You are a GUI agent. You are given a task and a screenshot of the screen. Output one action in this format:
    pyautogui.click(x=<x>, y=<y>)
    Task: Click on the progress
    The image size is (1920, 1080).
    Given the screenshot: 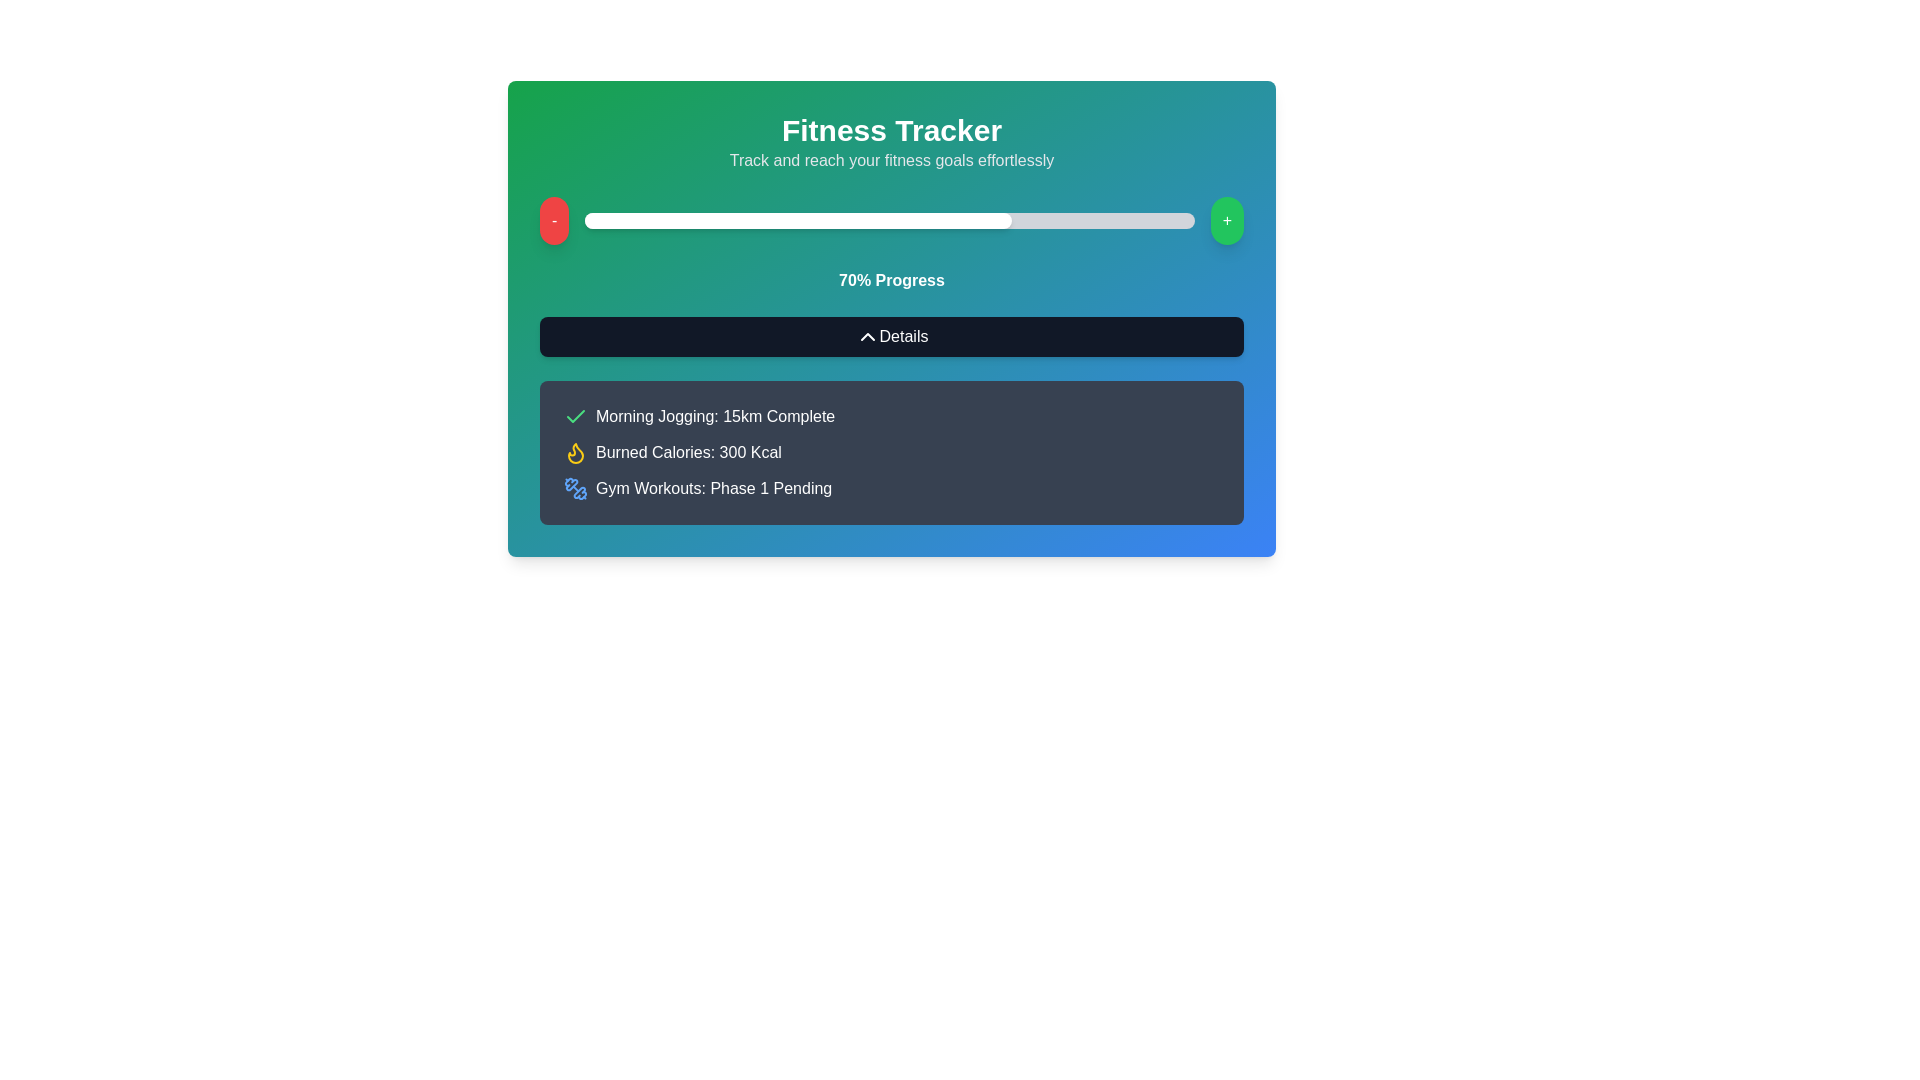 What is the action you would take?
    pyautogui.click(x=785, y=220)
    